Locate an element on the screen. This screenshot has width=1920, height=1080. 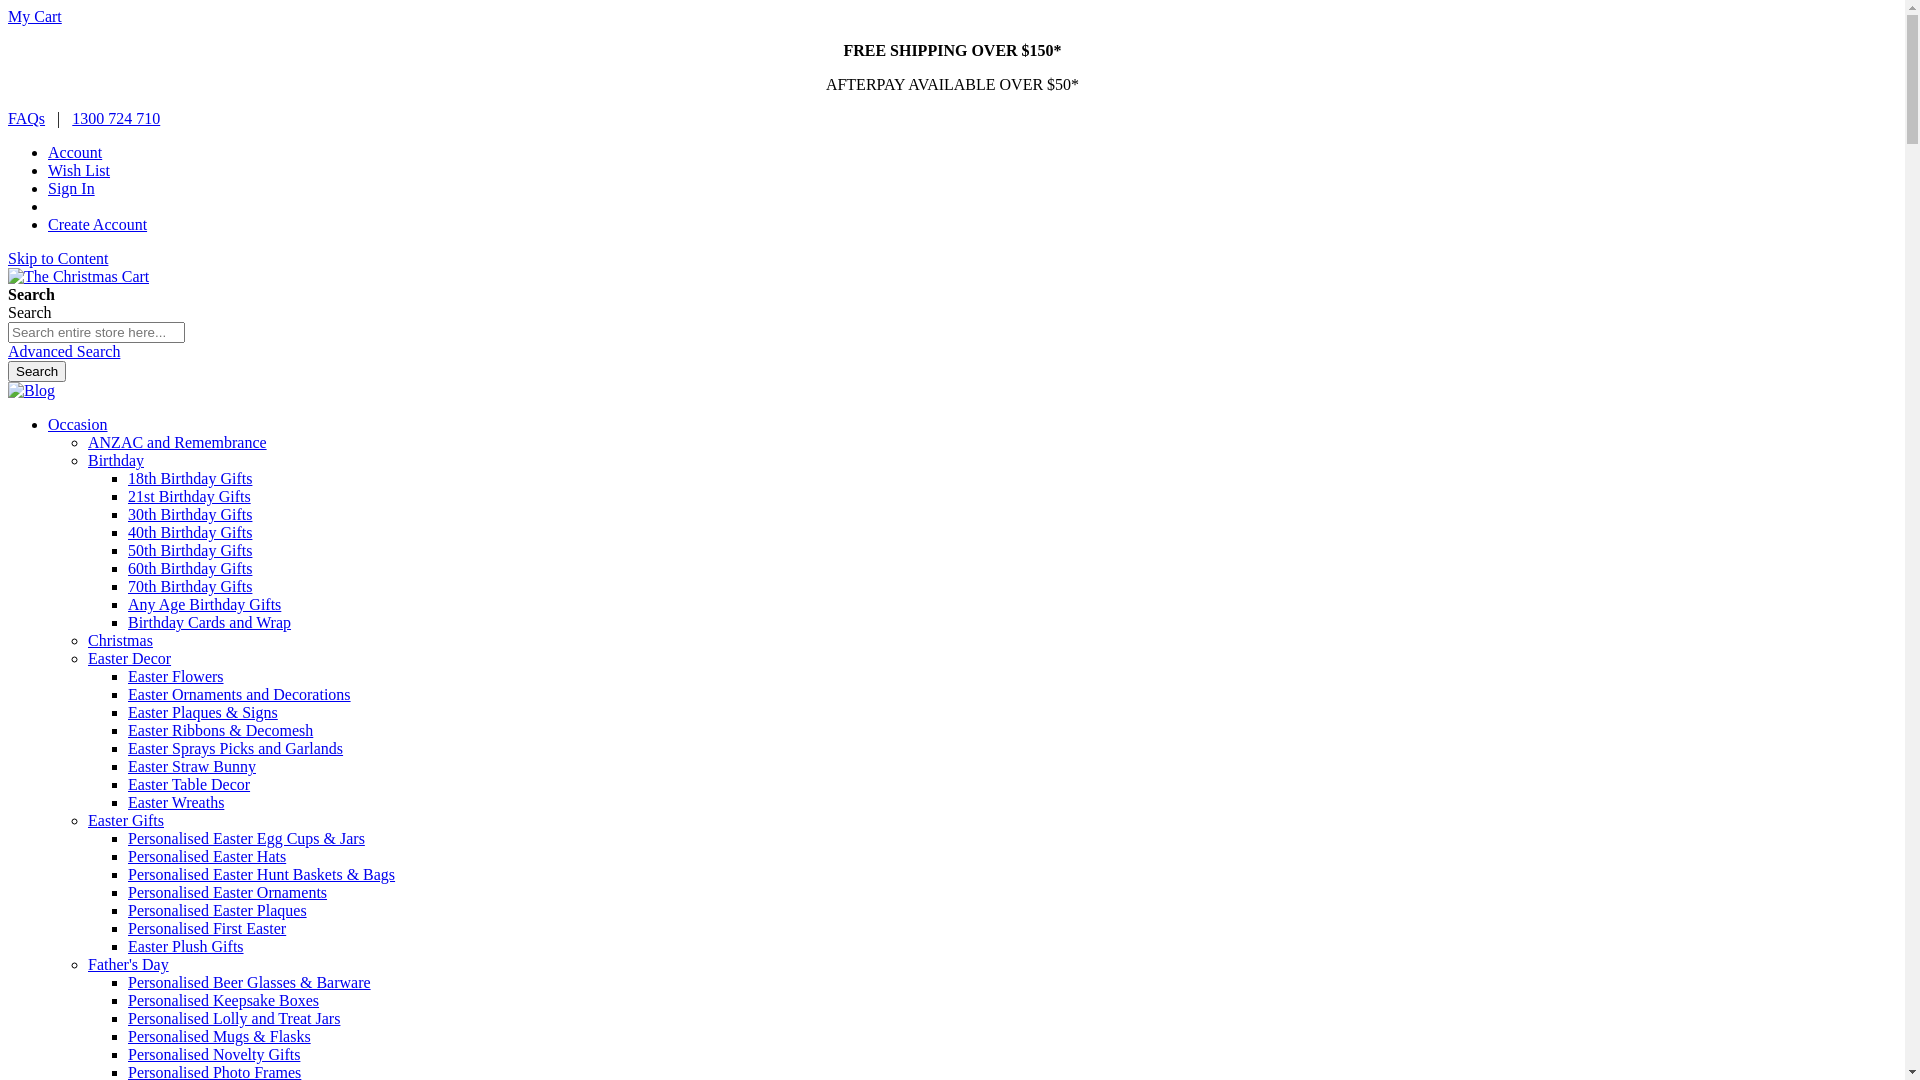
'Personalised Easter Hats' is located at coordinates (206, 855).